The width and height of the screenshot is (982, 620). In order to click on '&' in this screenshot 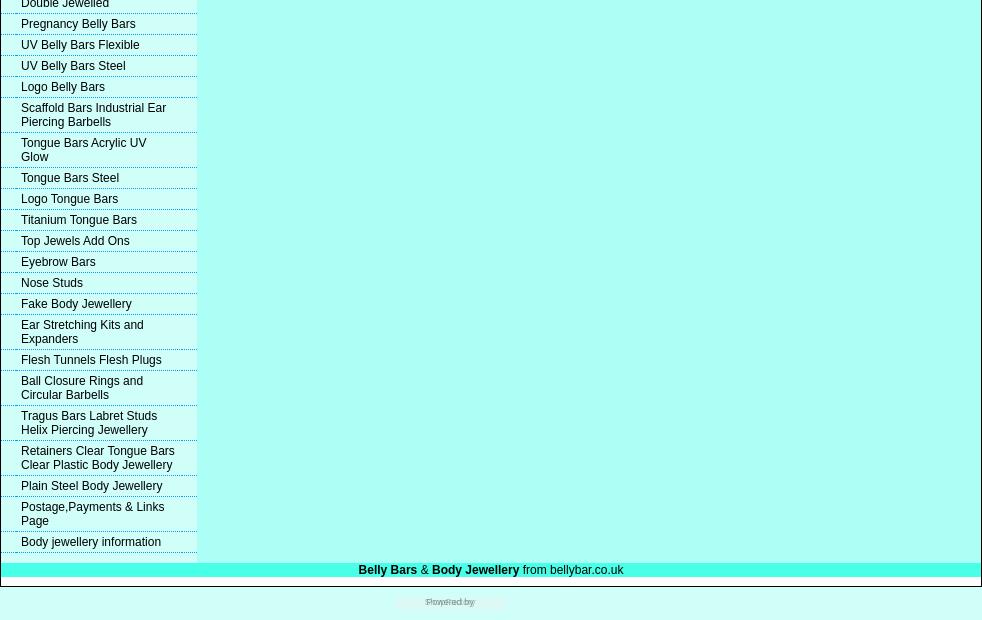, I will do `click(425, 570)`.